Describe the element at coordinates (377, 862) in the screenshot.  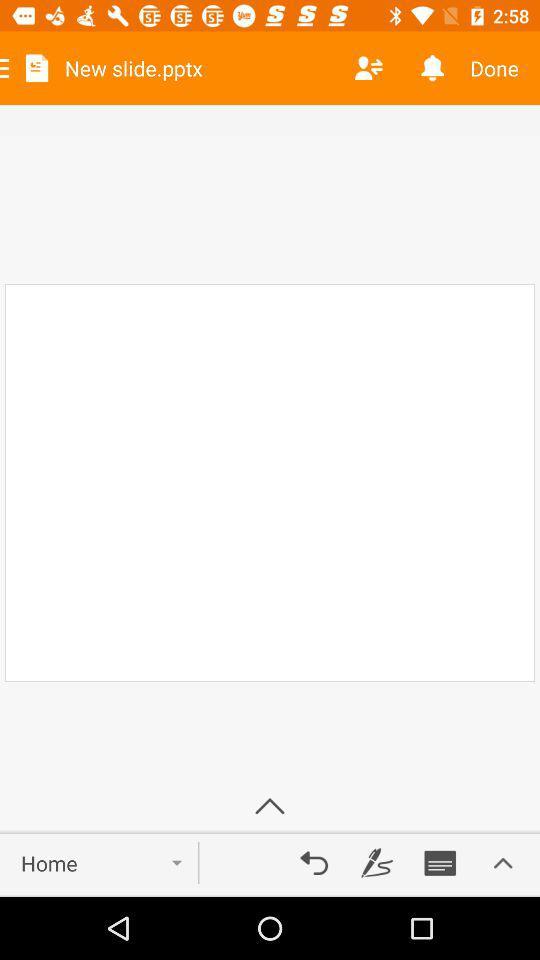
I see `the edit icon` at that location.